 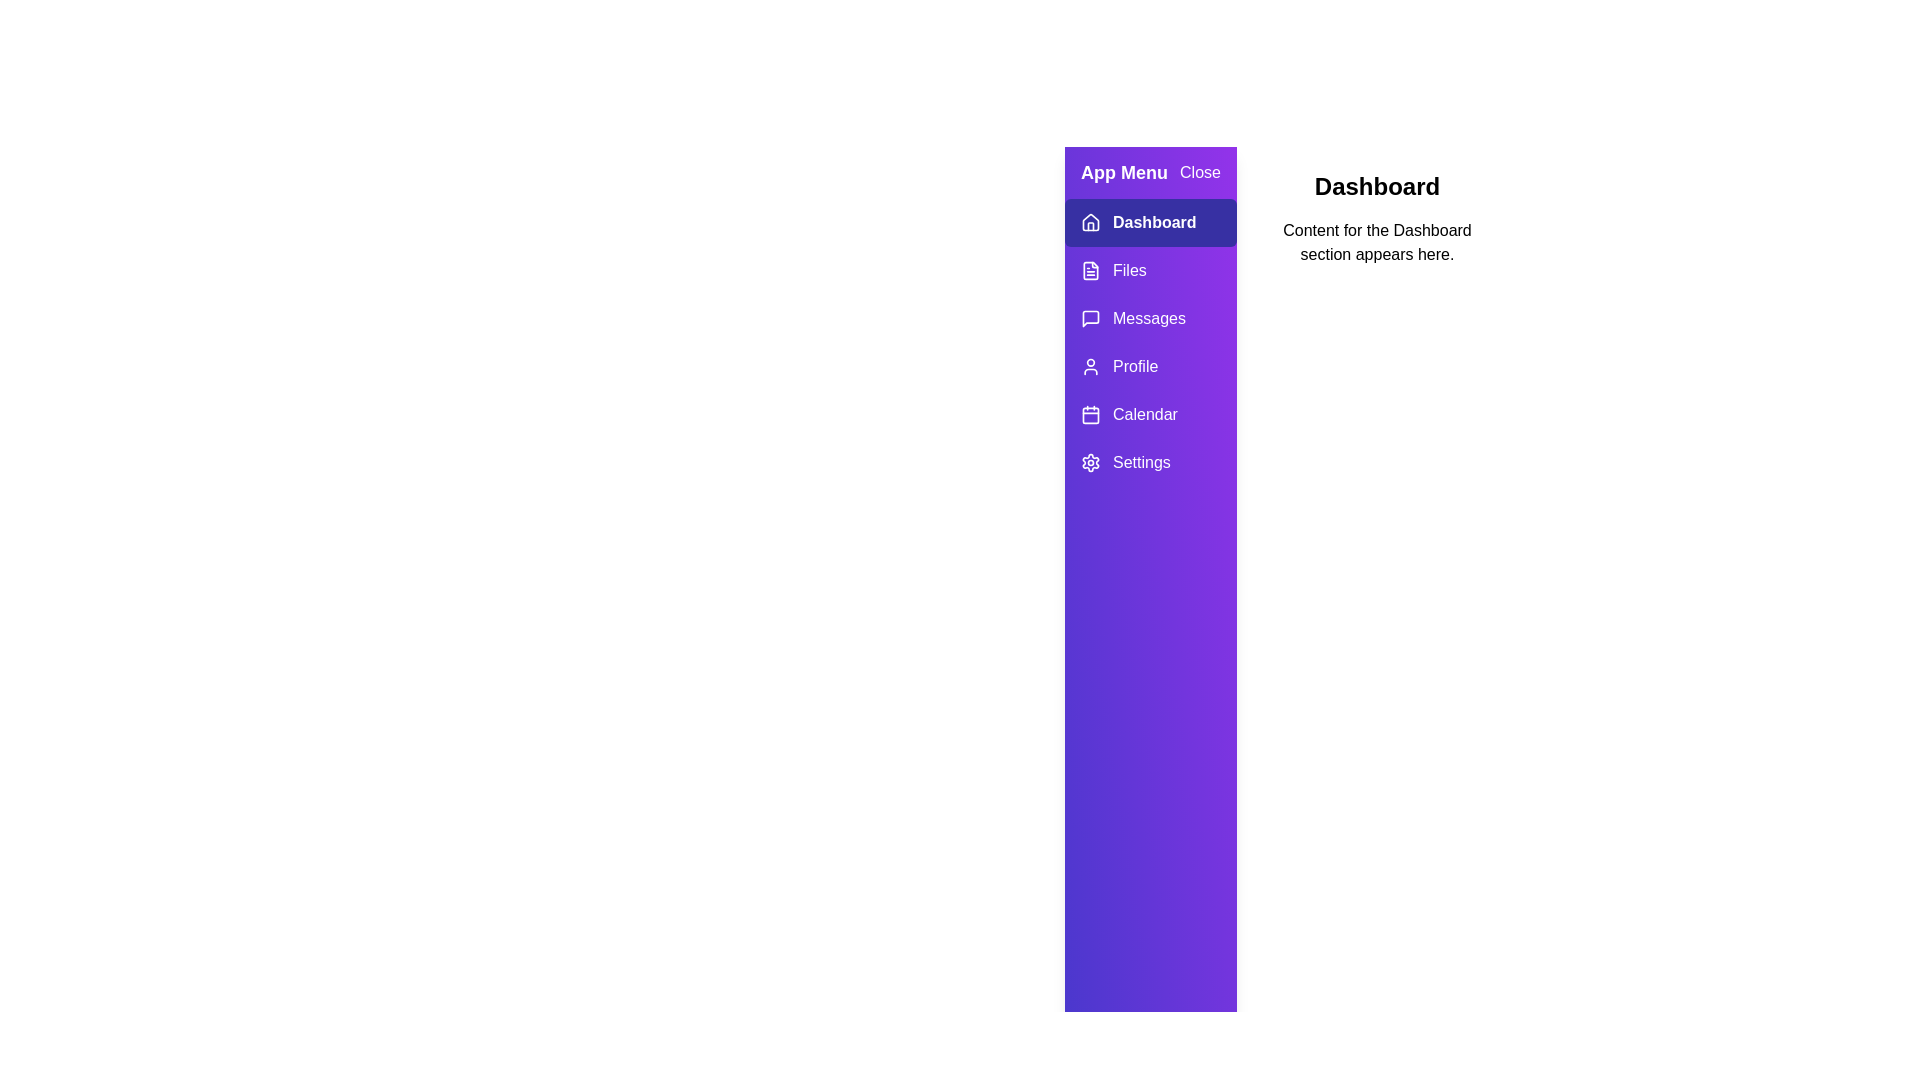 I want to click on the Dashboard tab in the menu, so click(x=1150, y=223).